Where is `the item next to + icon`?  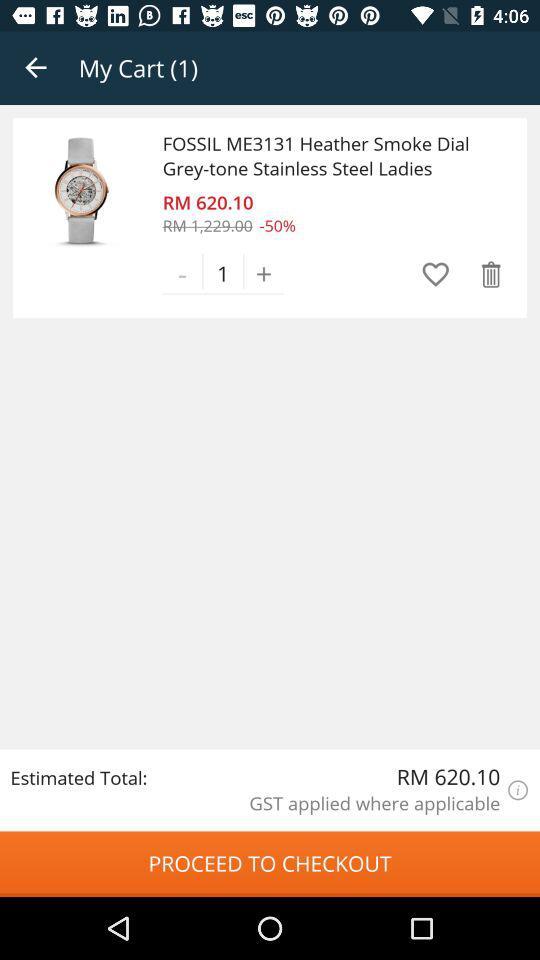
the item next to + icon is located at coordinates (434, 273).